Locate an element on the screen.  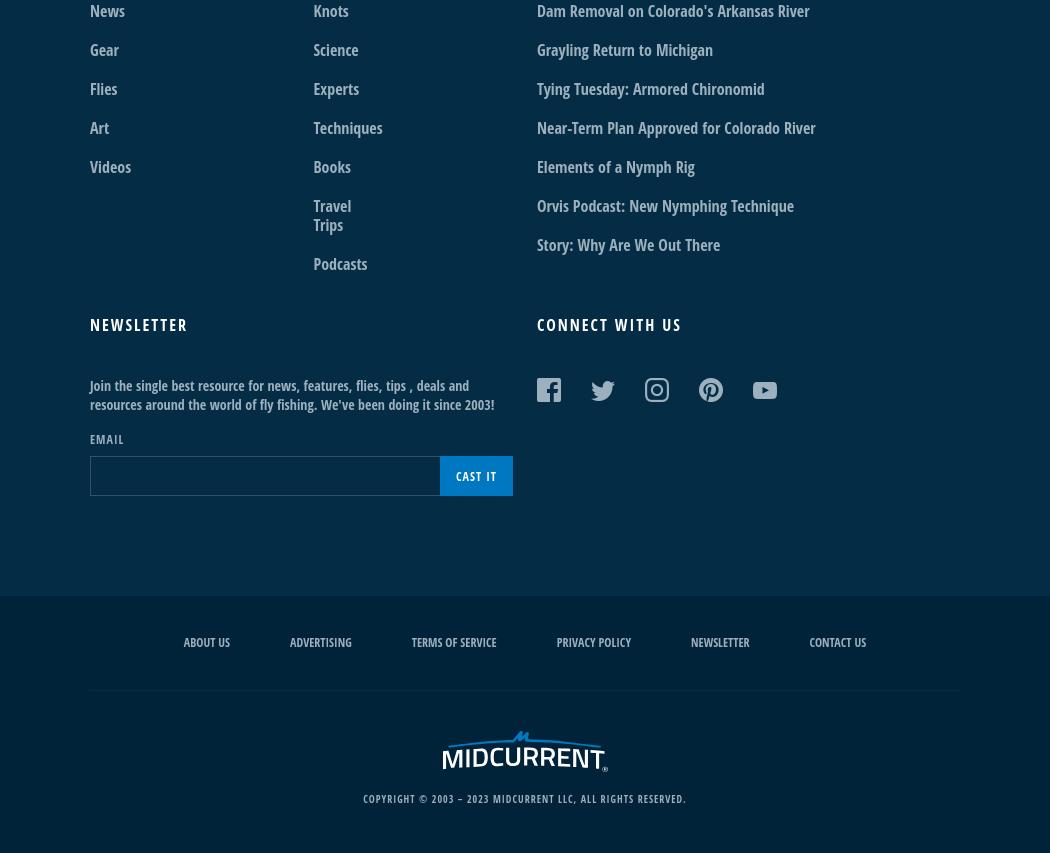
'Trips' is located at coordinates (328, 224).